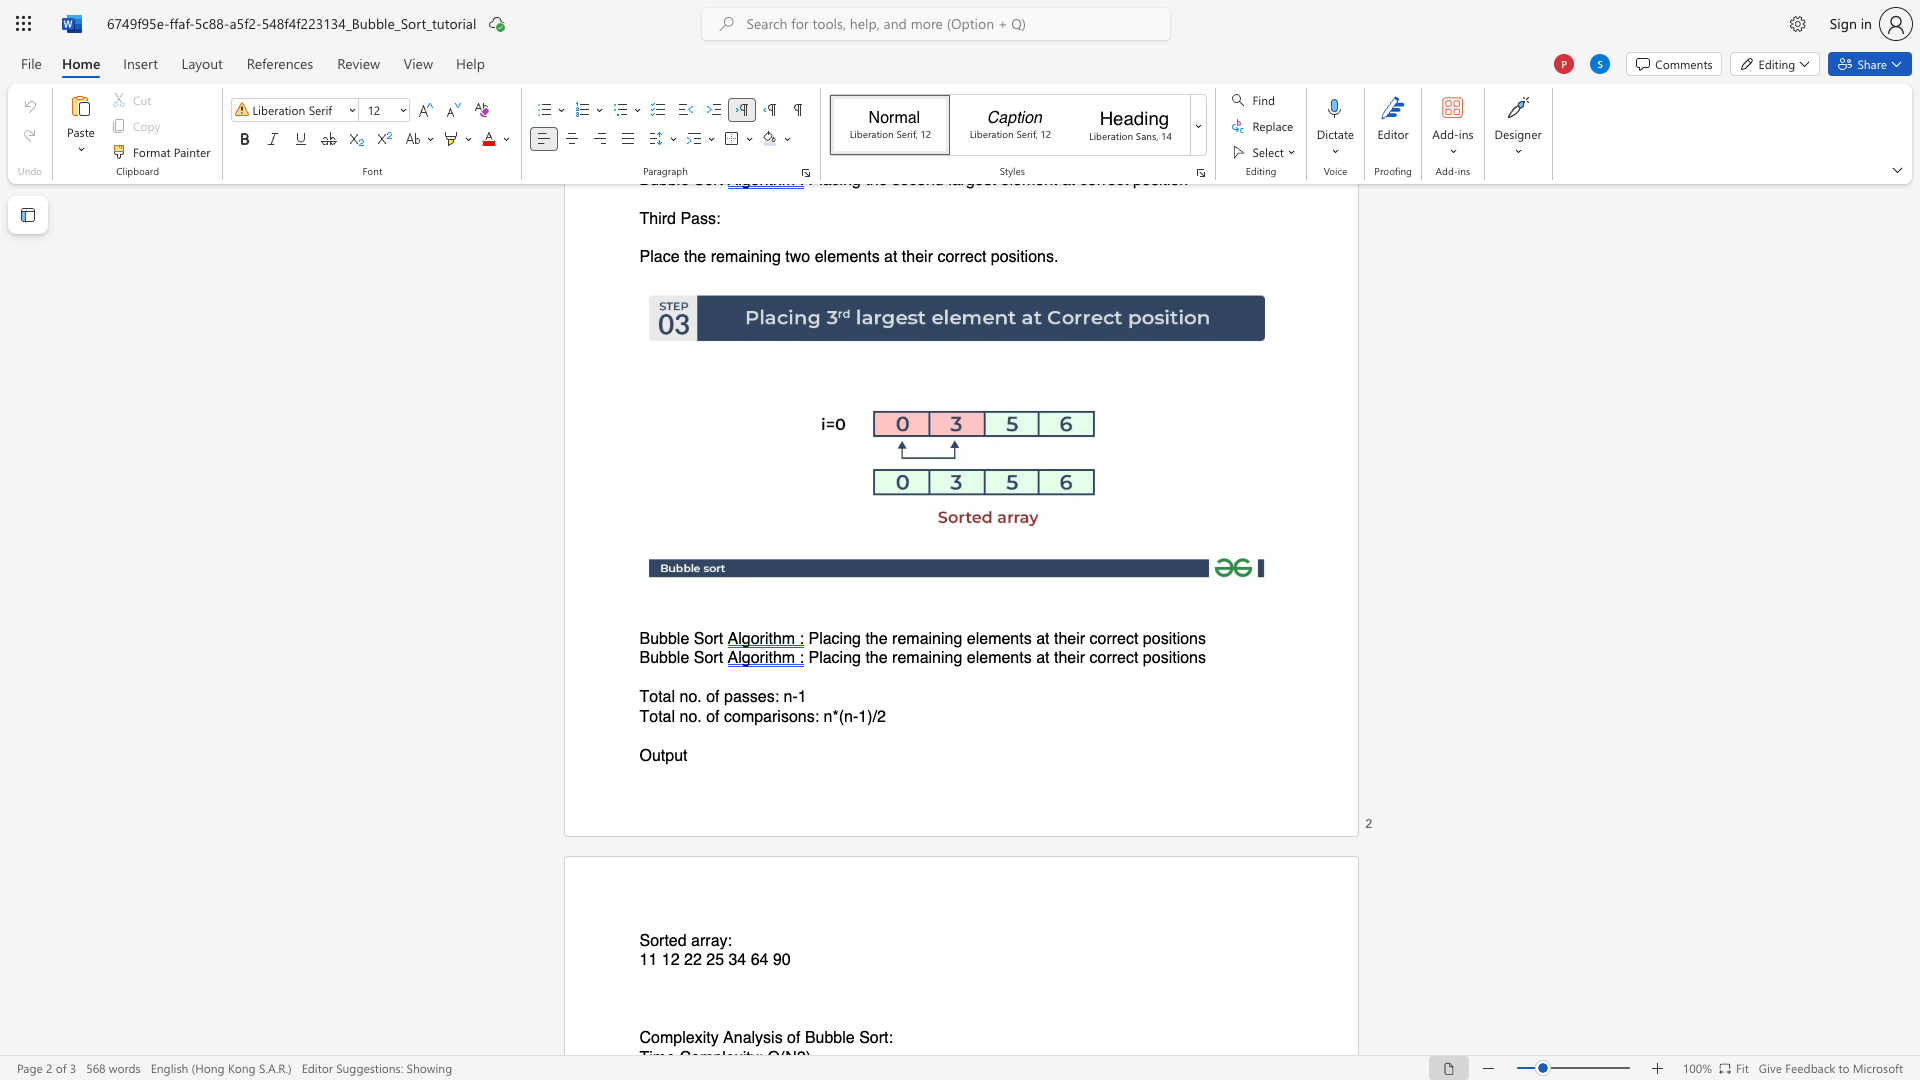  What do you see at coordinates (757, 696) in the screenshot?
I see `the space between the continuous character "s" and "e" in the text` at bounding box center [757, 696].